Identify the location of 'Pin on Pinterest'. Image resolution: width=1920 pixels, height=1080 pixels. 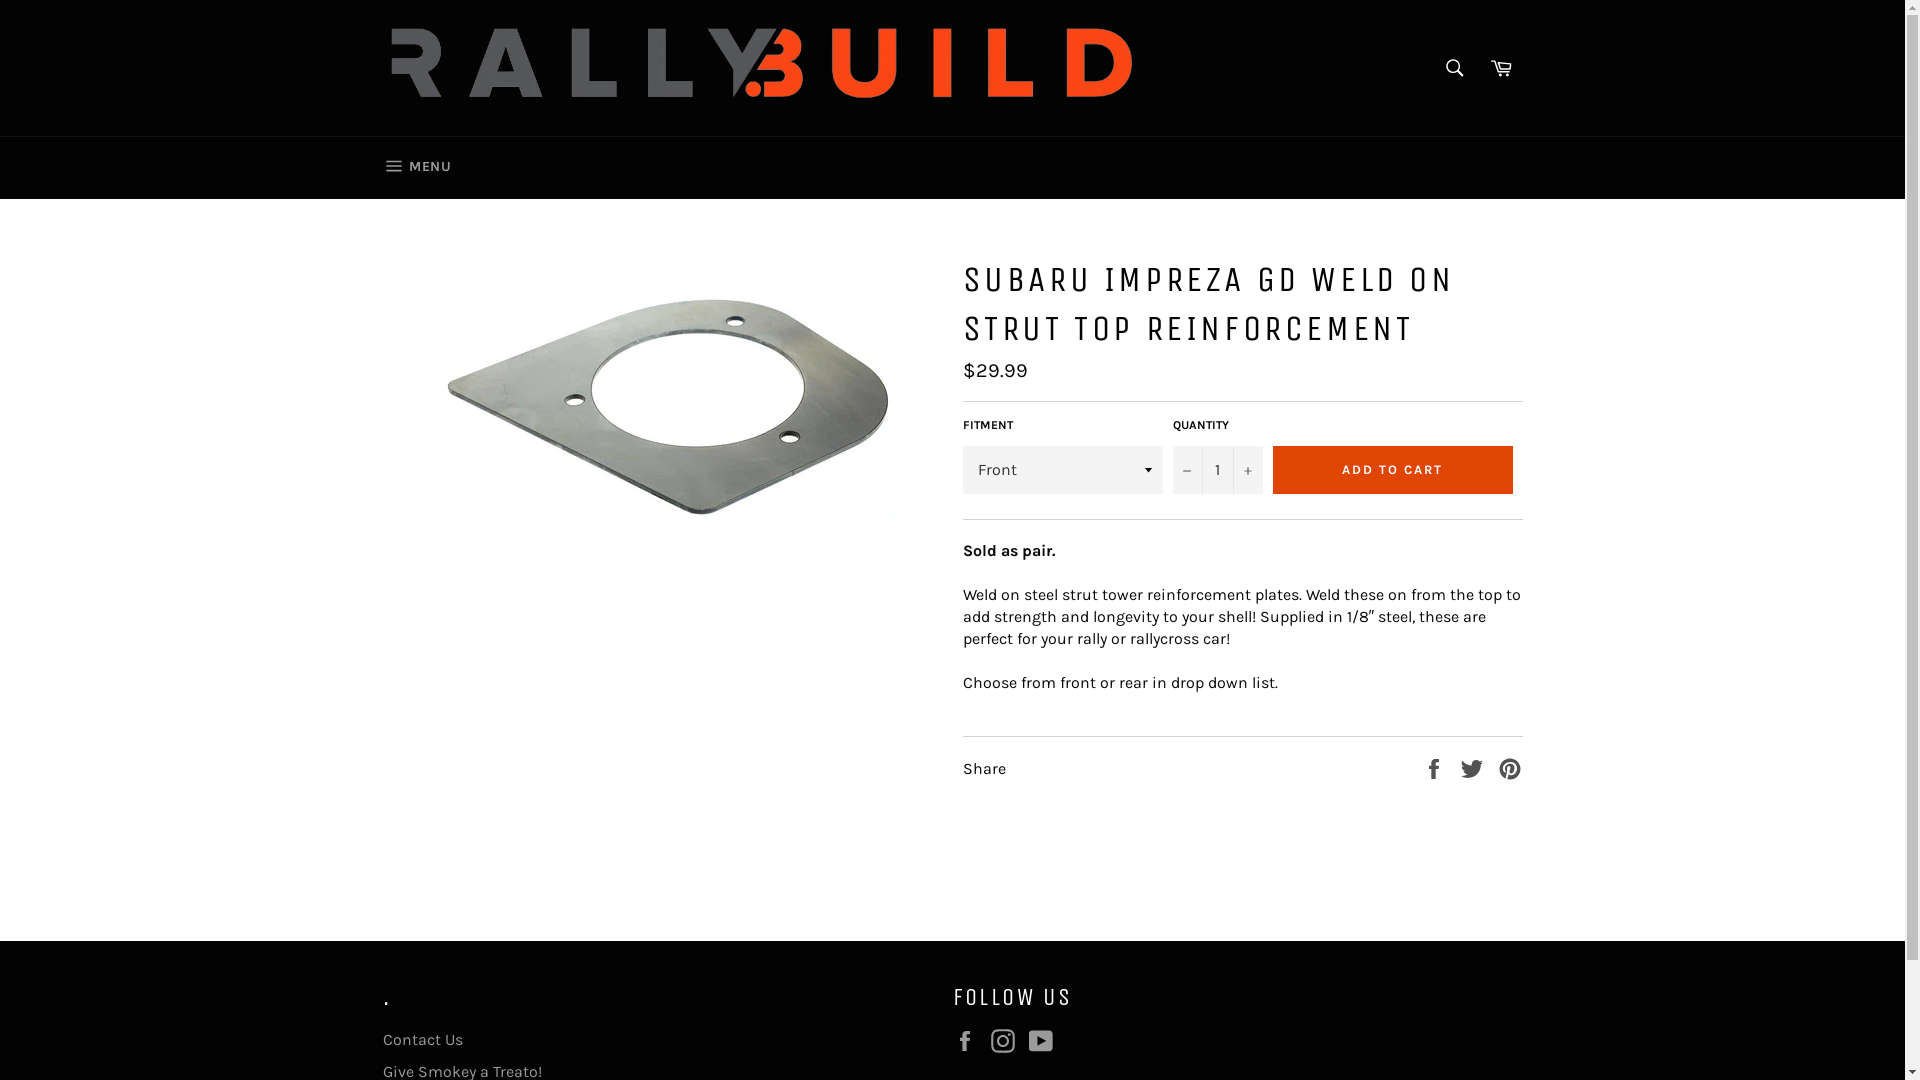
(1497, 766).